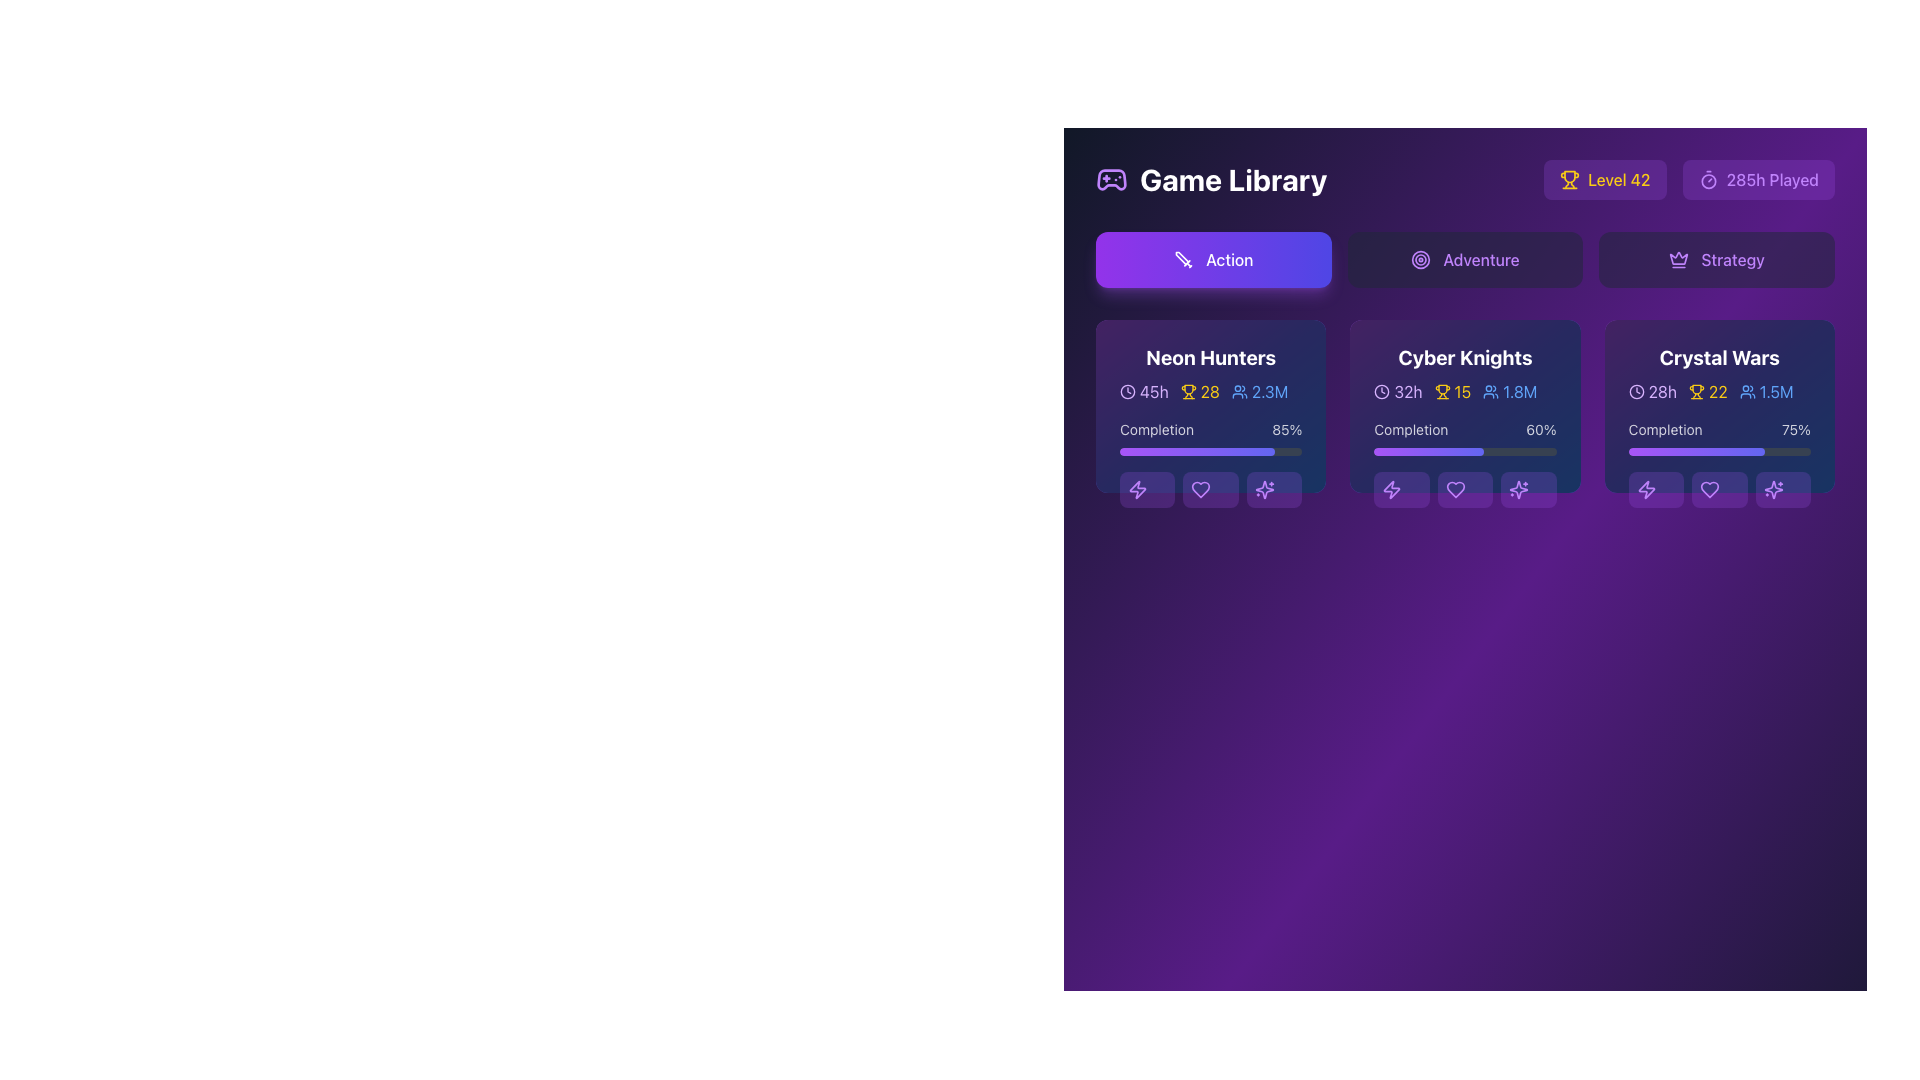  I want to click on the crown or achievement icon located in the header section, next to the 'Level 42' text, so click(1679, 257).